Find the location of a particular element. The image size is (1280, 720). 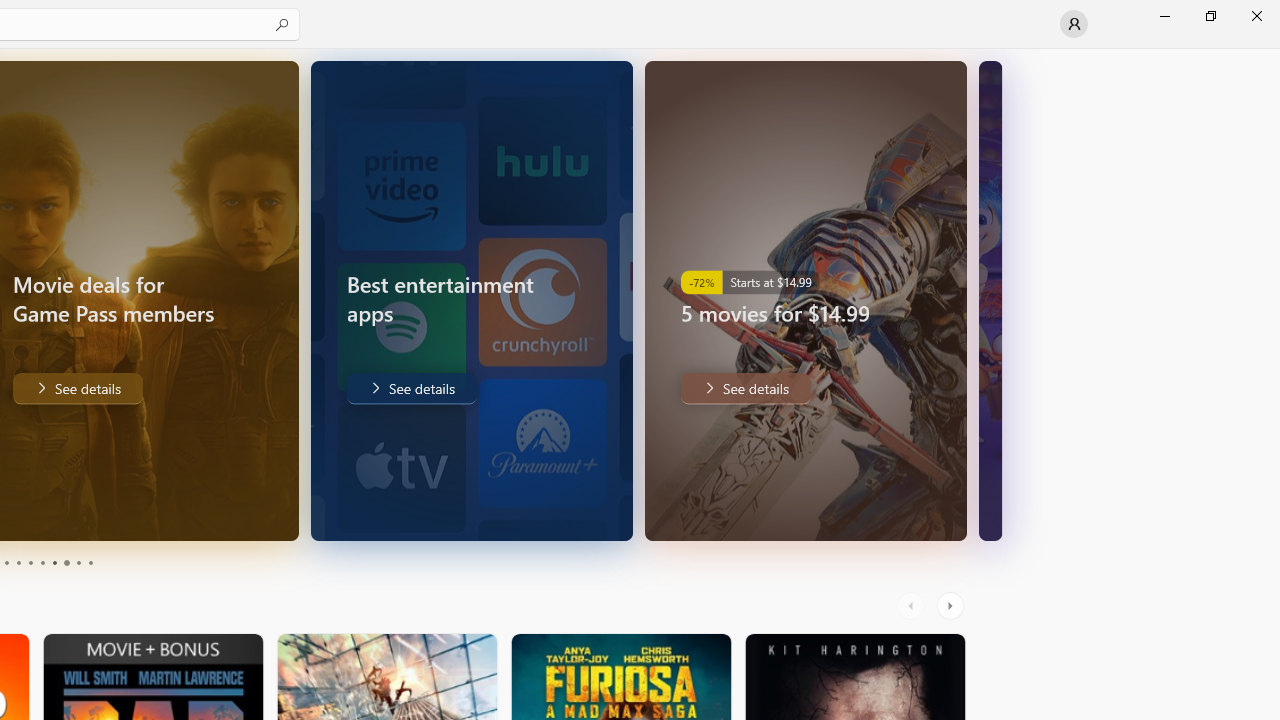

'Page 9' is located at coordinates (78, 563).